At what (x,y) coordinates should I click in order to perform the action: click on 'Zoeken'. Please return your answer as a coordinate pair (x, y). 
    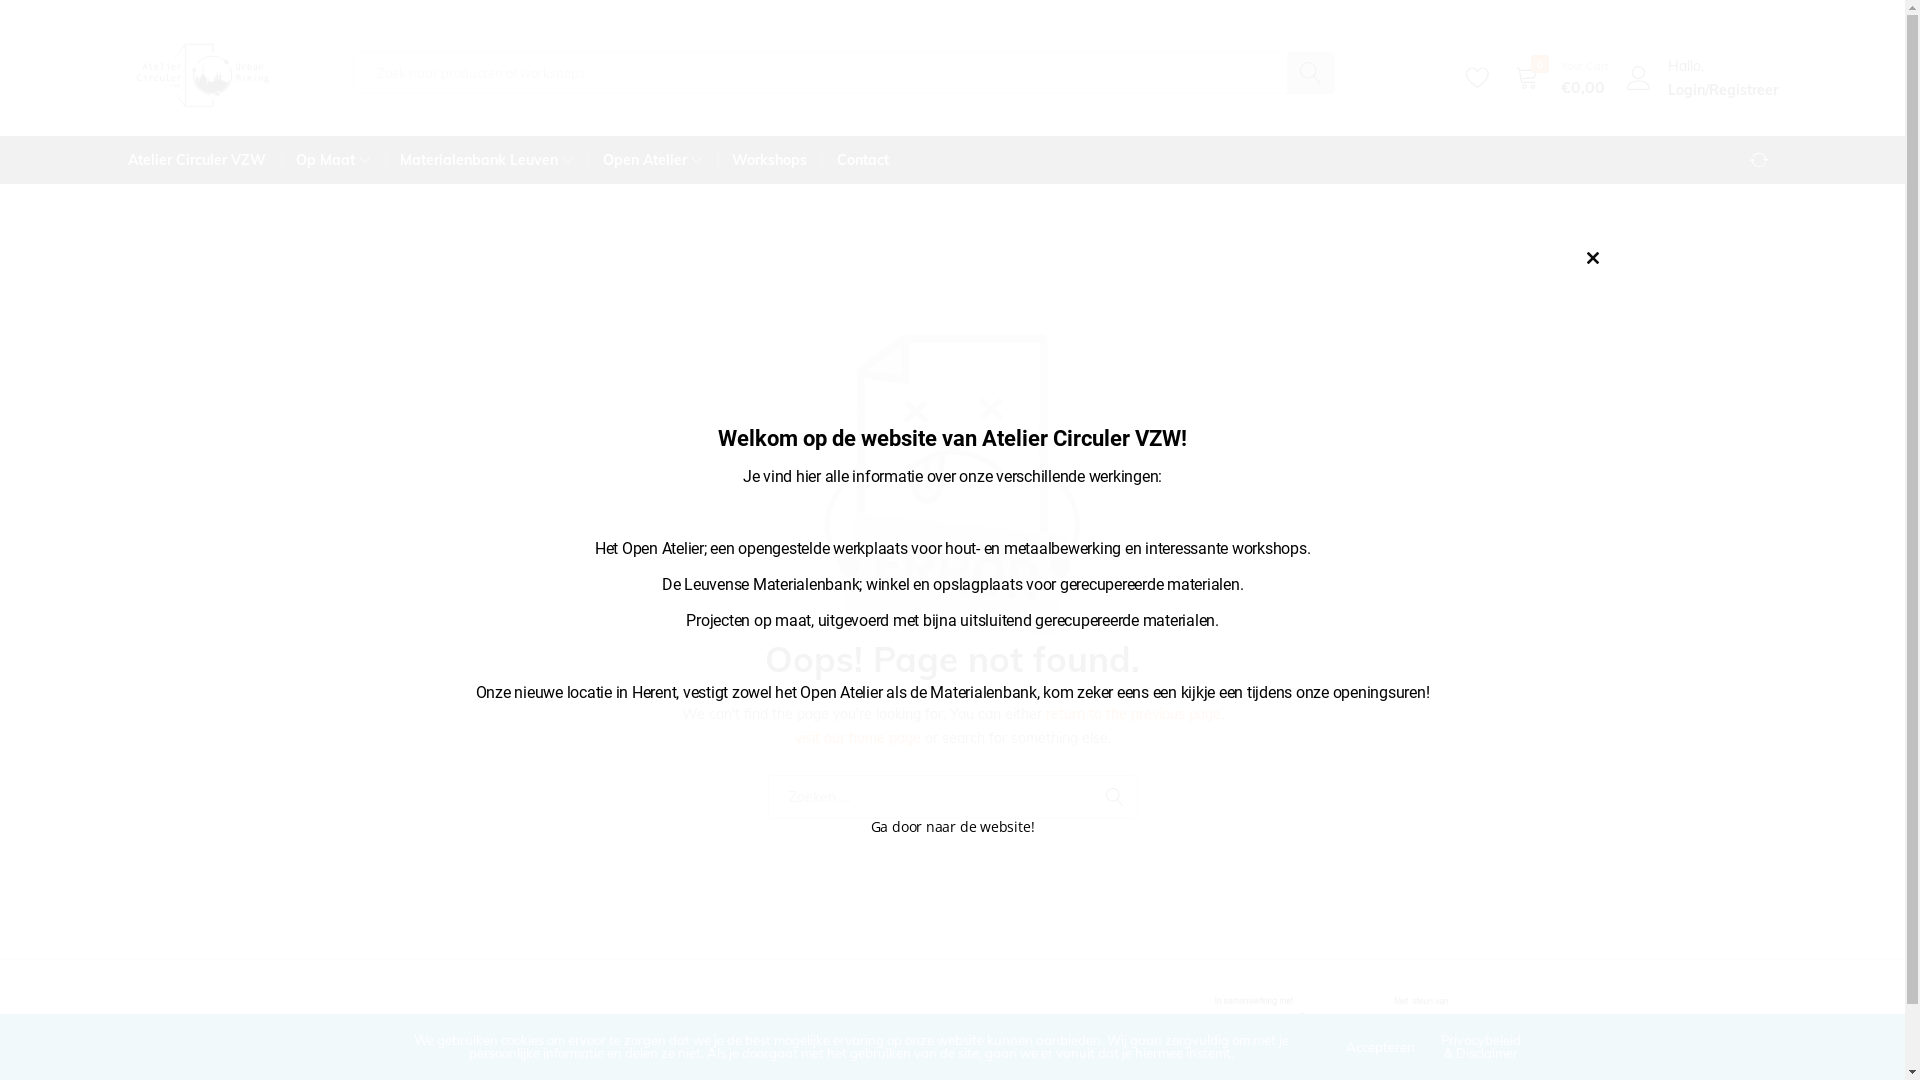
    Looking at the image, I should click on (1113, 796).